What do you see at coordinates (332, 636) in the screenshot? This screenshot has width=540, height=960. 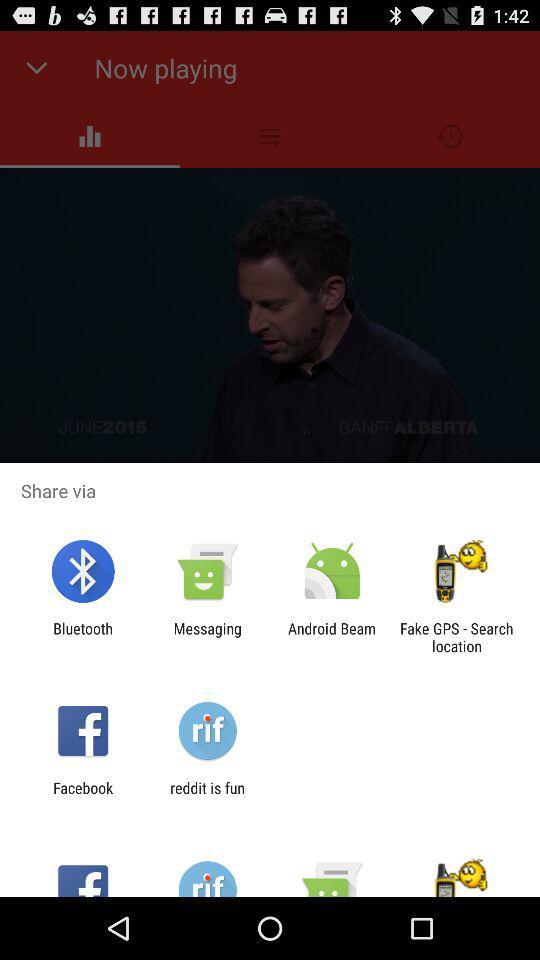 I see `android beam icon` at bounding box center [332, 636].